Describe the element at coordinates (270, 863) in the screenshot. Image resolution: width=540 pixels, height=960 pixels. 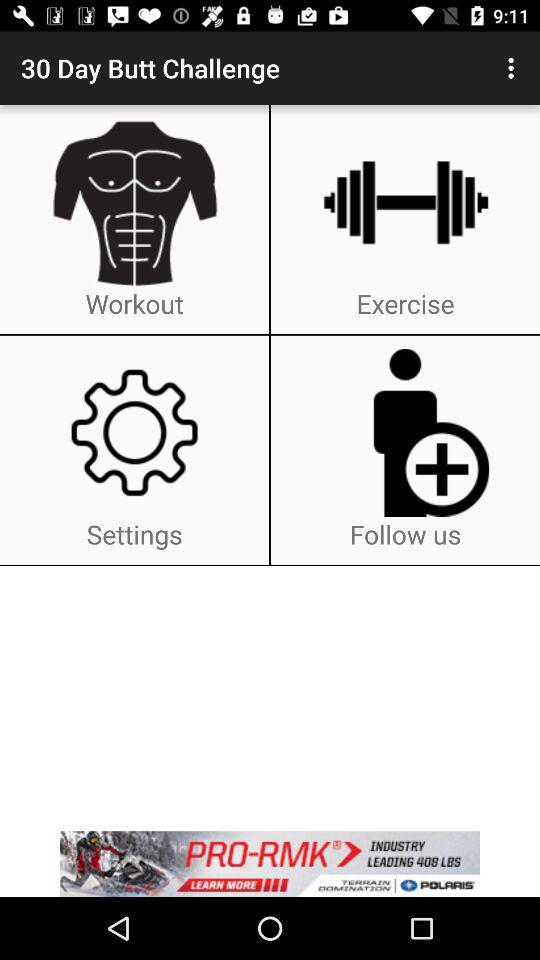
I see `the option` at that location.